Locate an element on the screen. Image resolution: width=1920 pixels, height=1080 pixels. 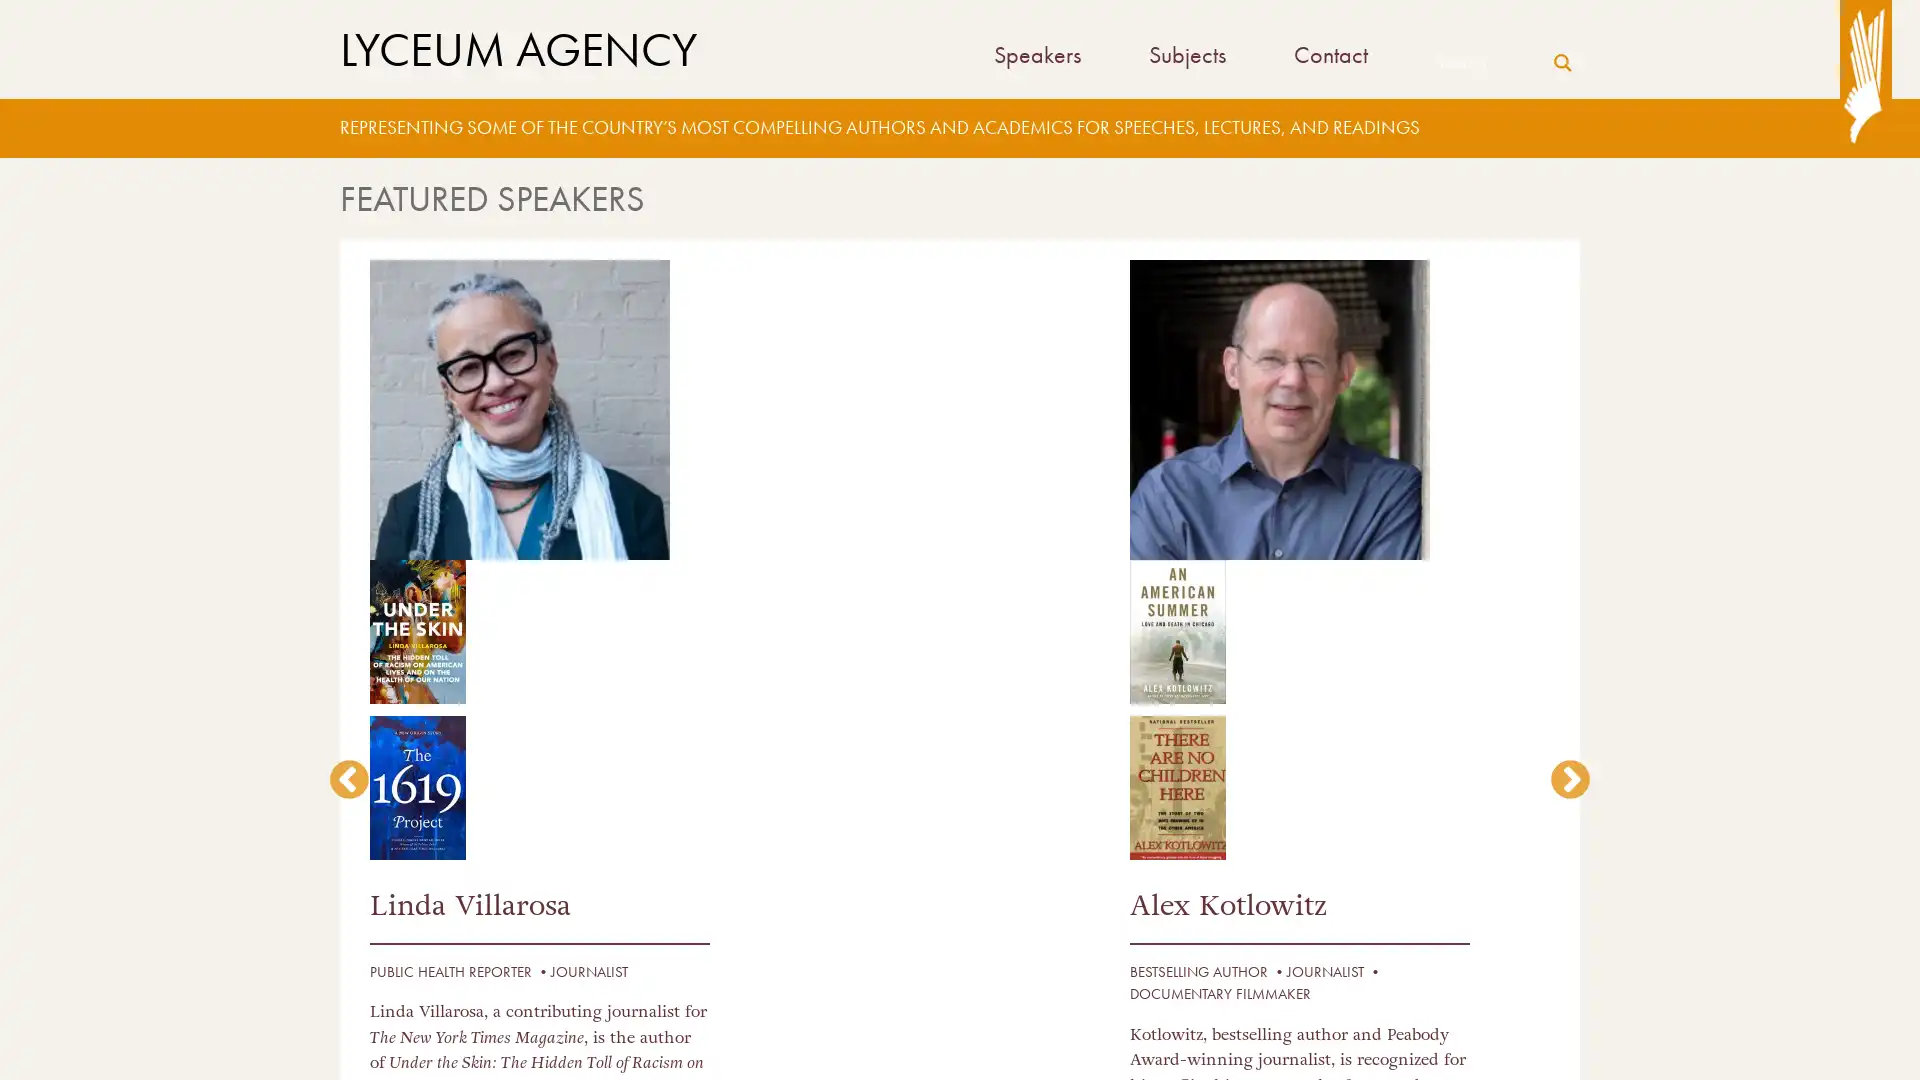
previous is located at coordinates (349, 431).